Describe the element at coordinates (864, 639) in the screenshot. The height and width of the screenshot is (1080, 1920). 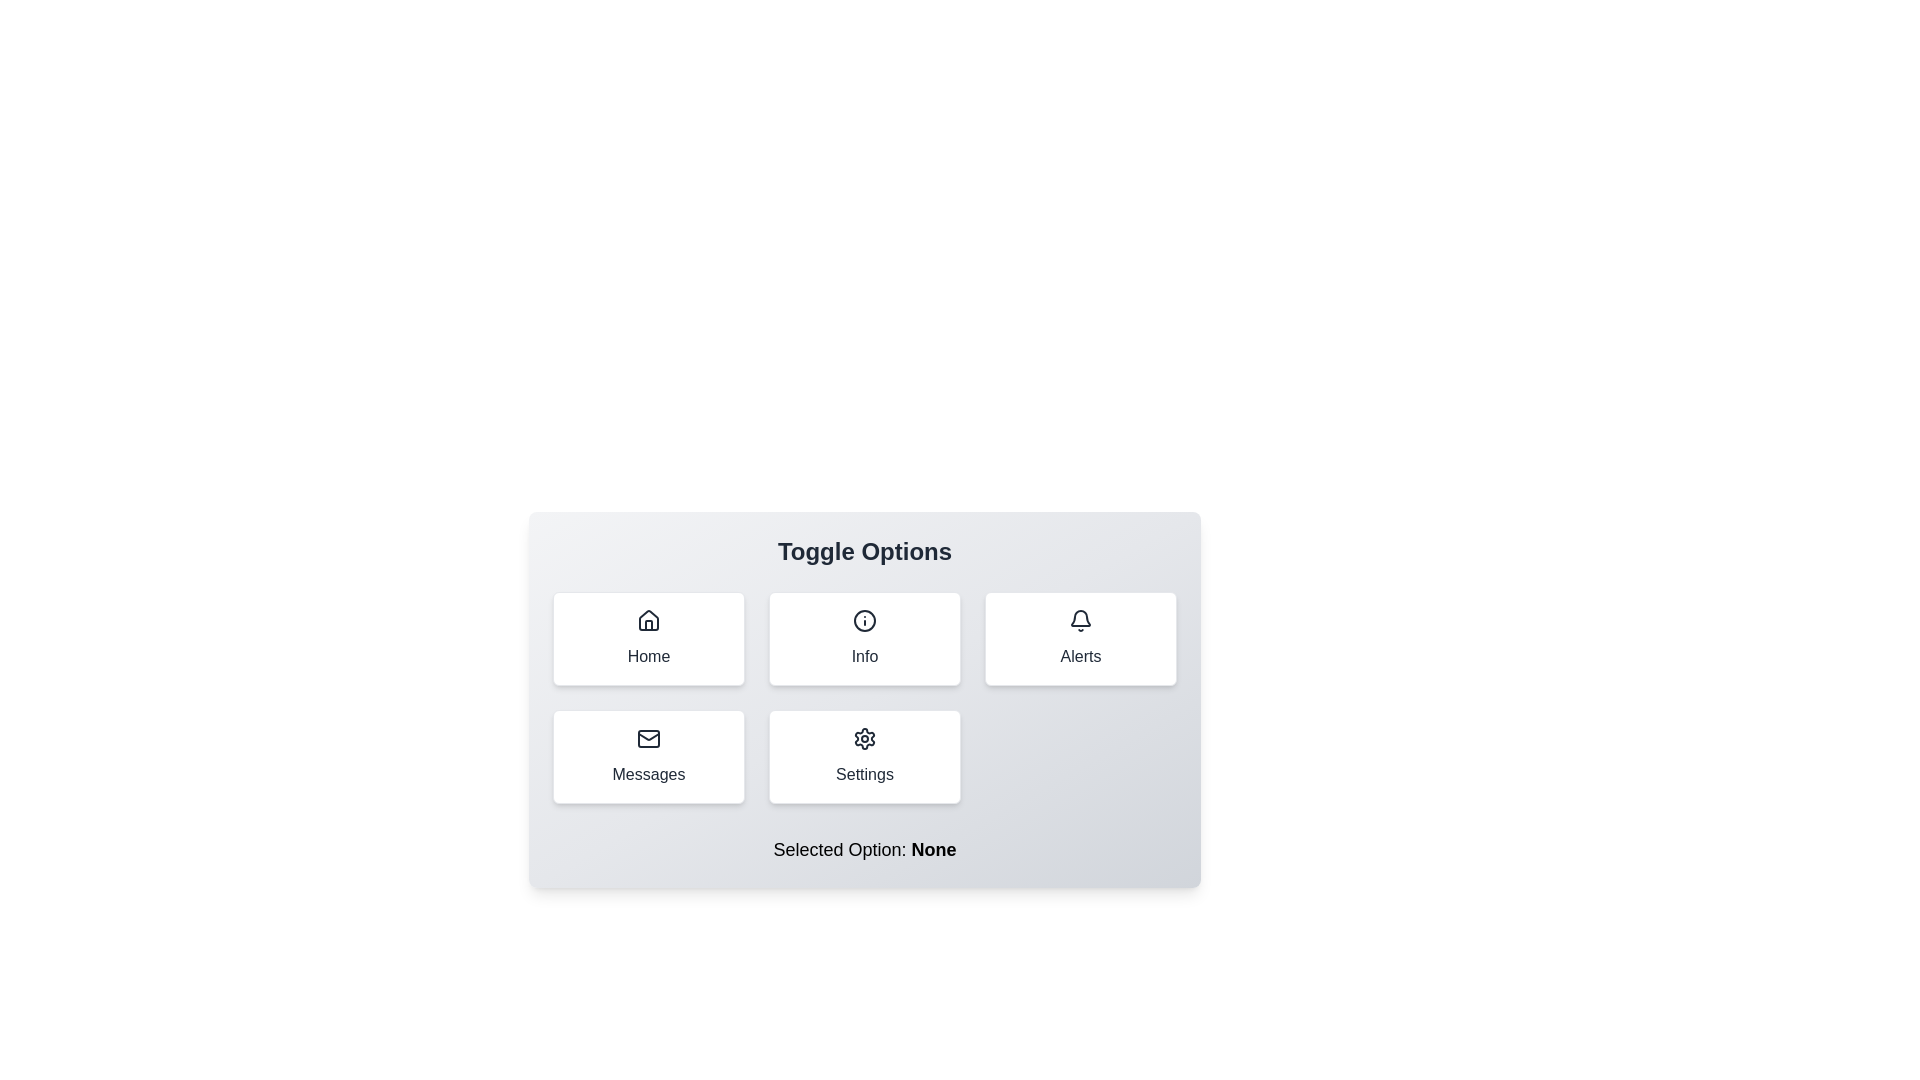
I see `the interactive button located in the center of the grid layout, positioned in the second column of the first row` at that location.